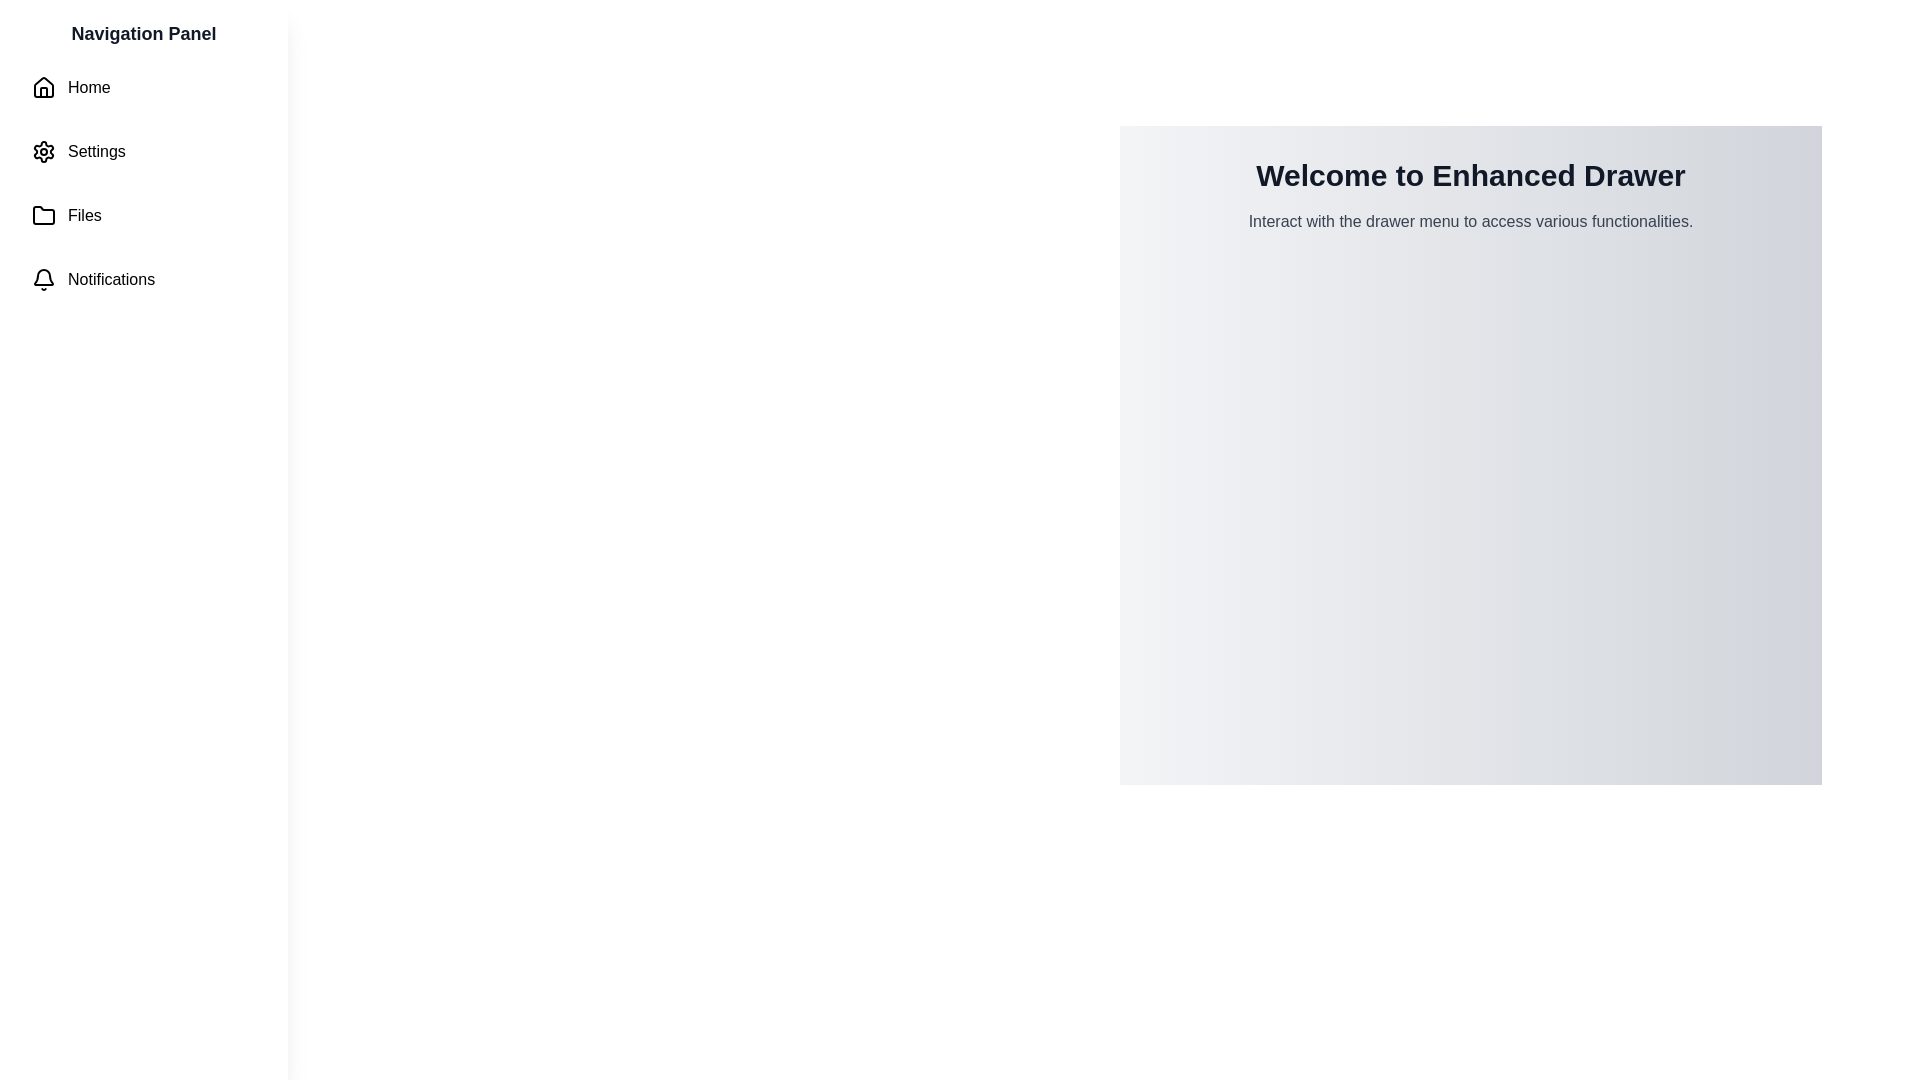 This screenshot has height=1080, width=1920. I want to click on the 'Home' navigation button located at the top of the vertical list of navigation options, so click(143, 87).